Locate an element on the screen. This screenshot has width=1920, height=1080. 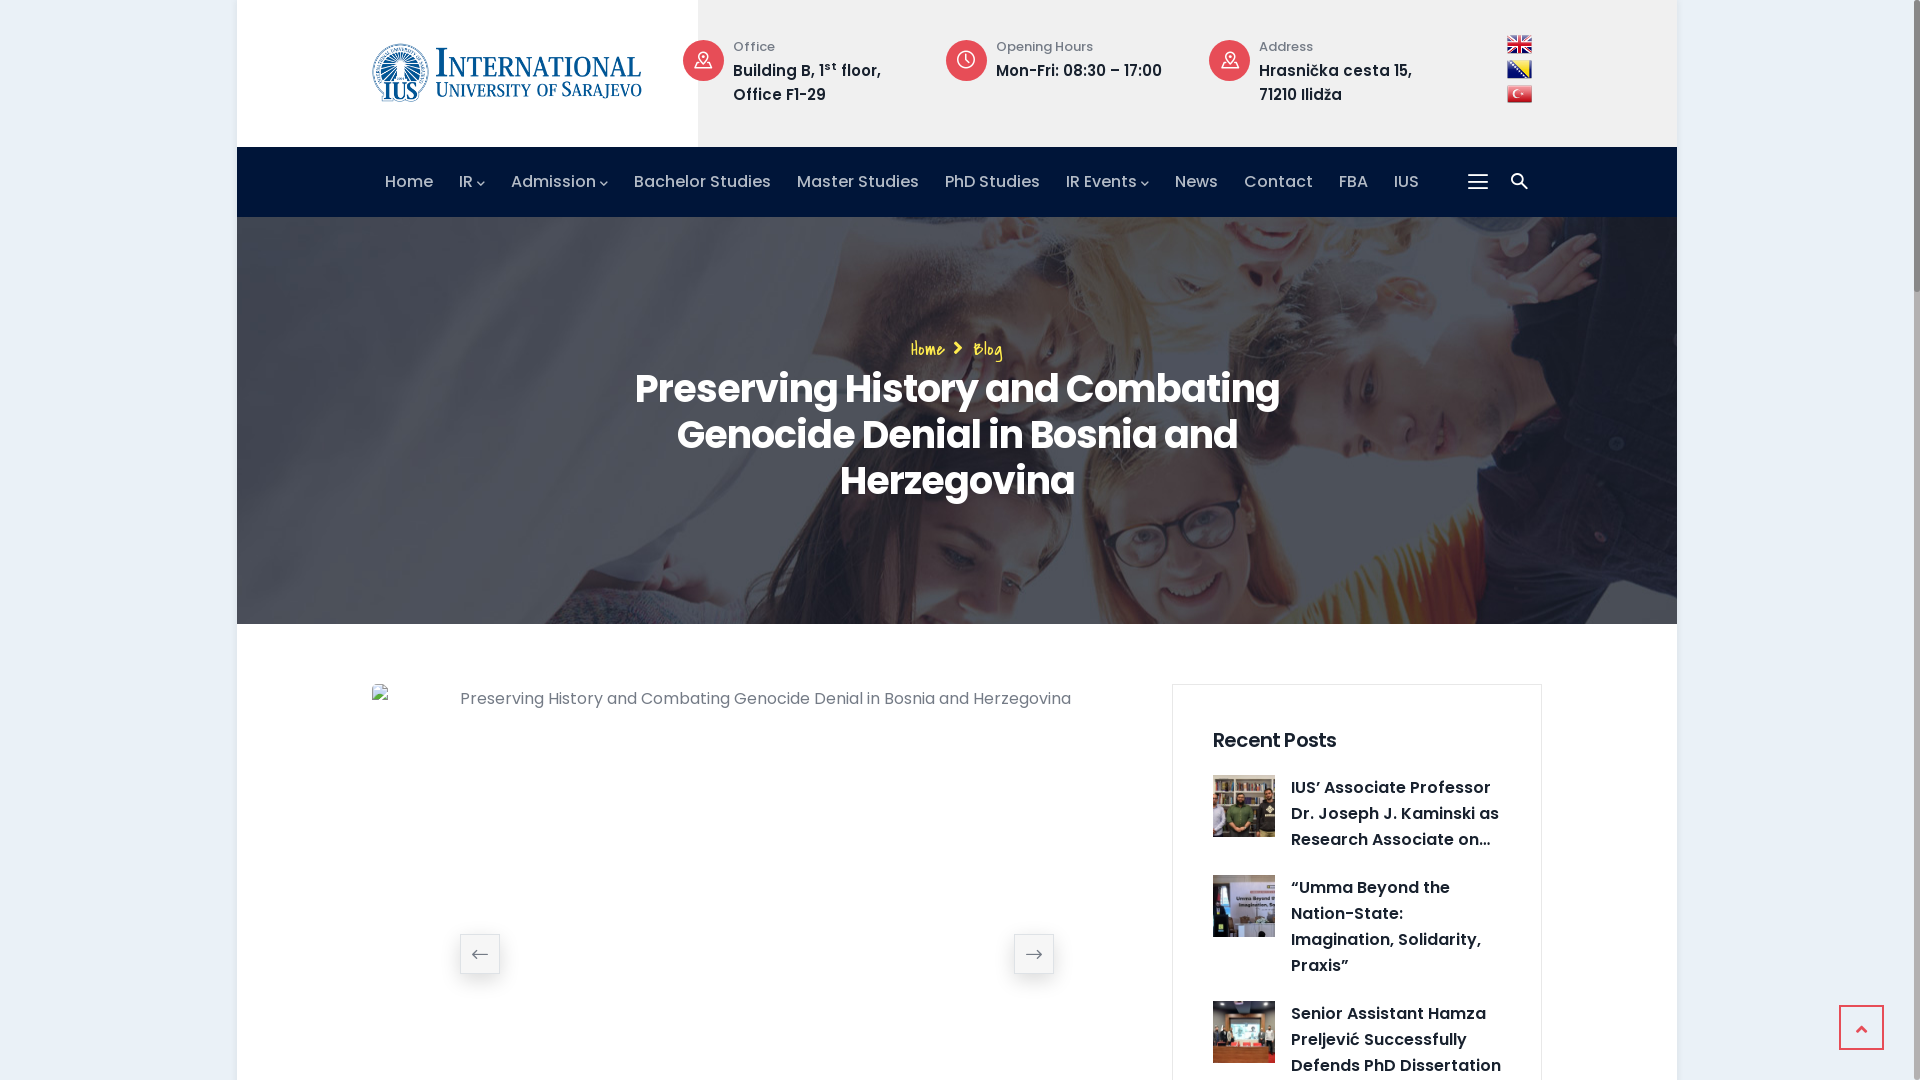
'Turkish' is located at coordinates (1519, 93).